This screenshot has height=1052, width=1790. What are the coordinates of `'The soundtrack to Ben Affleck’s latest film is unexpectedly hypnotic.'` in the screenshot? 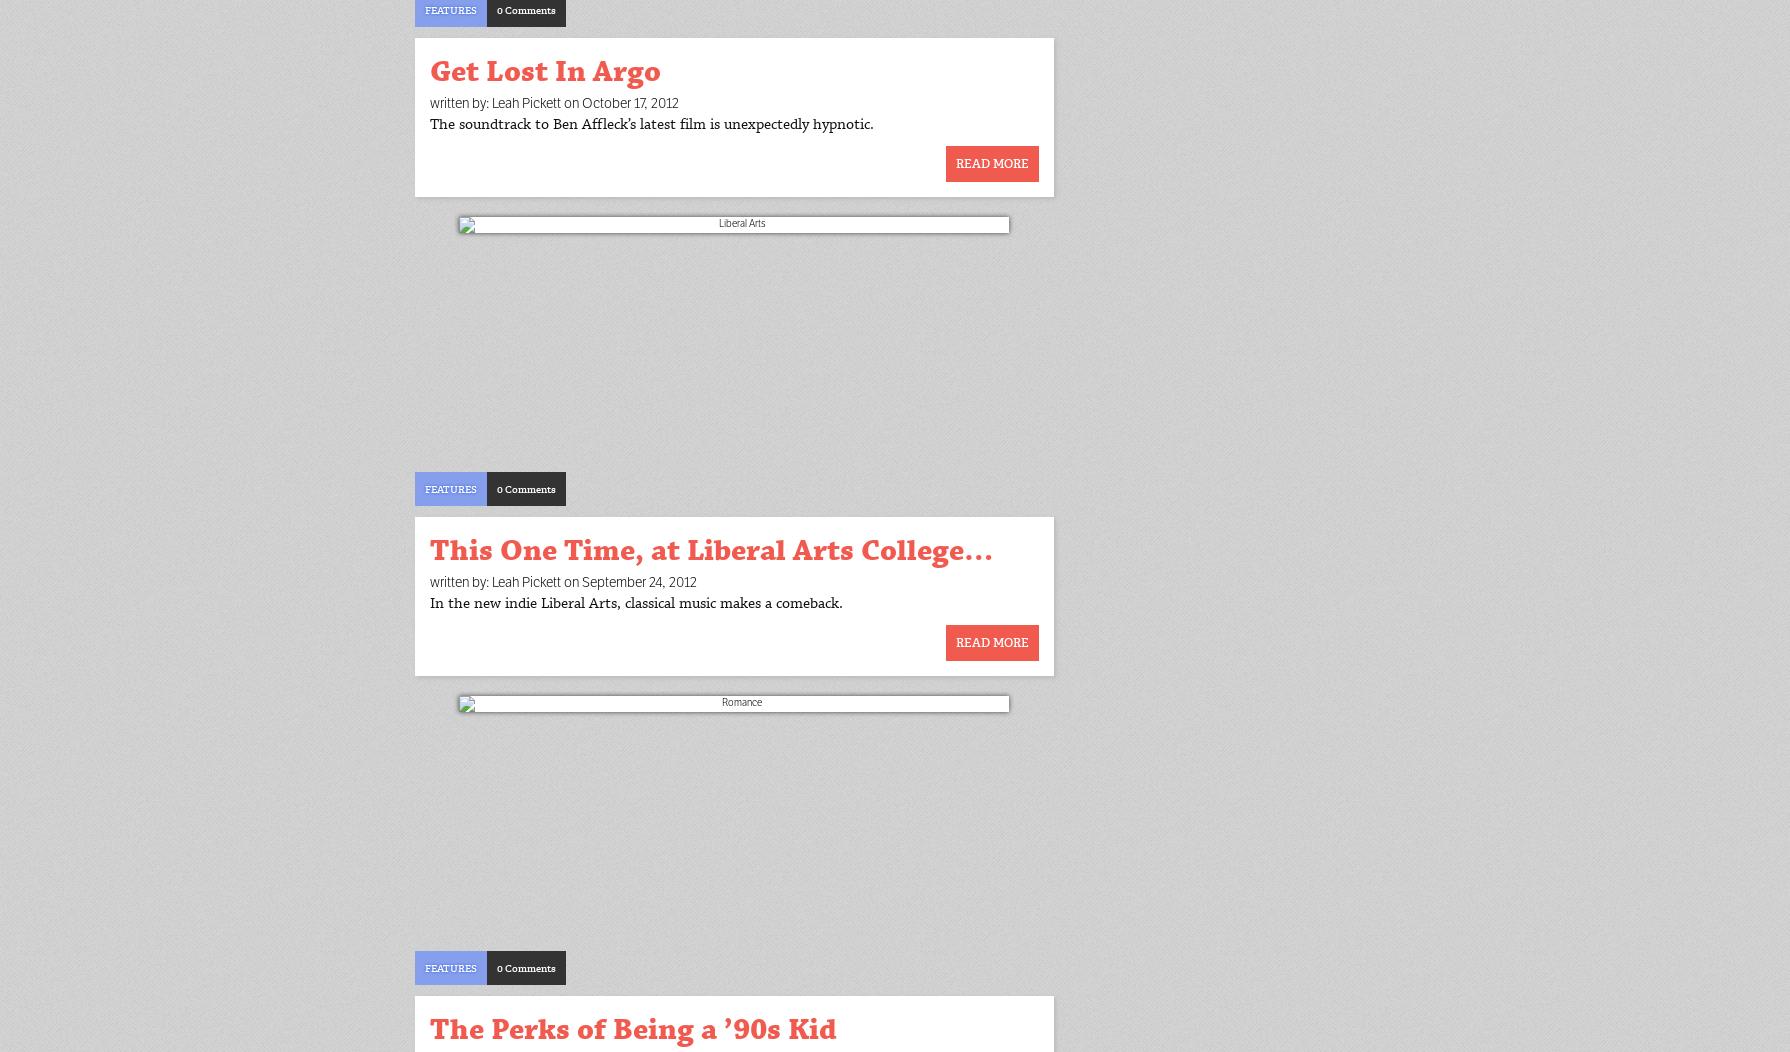 It's located at (650, 124).